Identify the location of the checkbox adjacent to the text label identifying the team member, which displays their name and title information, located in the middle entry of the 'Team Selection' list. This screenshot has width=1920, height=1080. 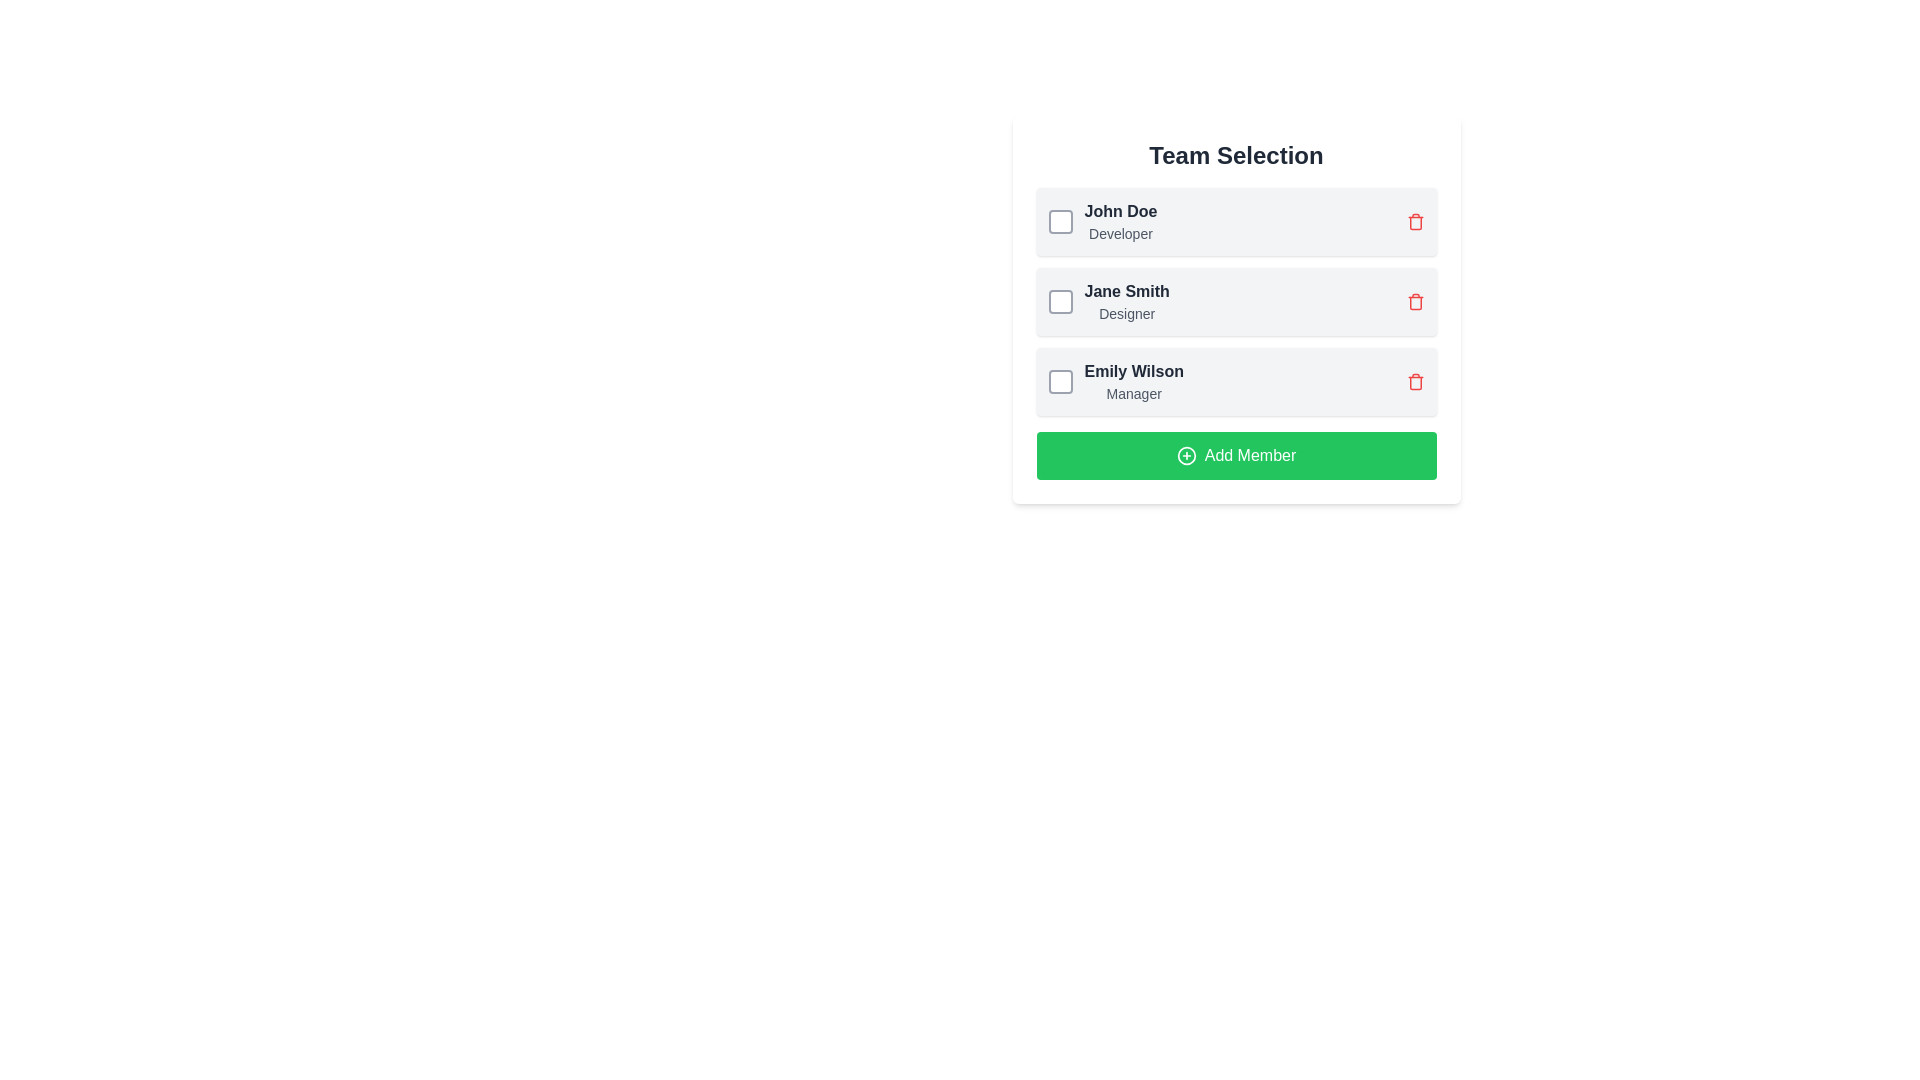
(1127, 301).